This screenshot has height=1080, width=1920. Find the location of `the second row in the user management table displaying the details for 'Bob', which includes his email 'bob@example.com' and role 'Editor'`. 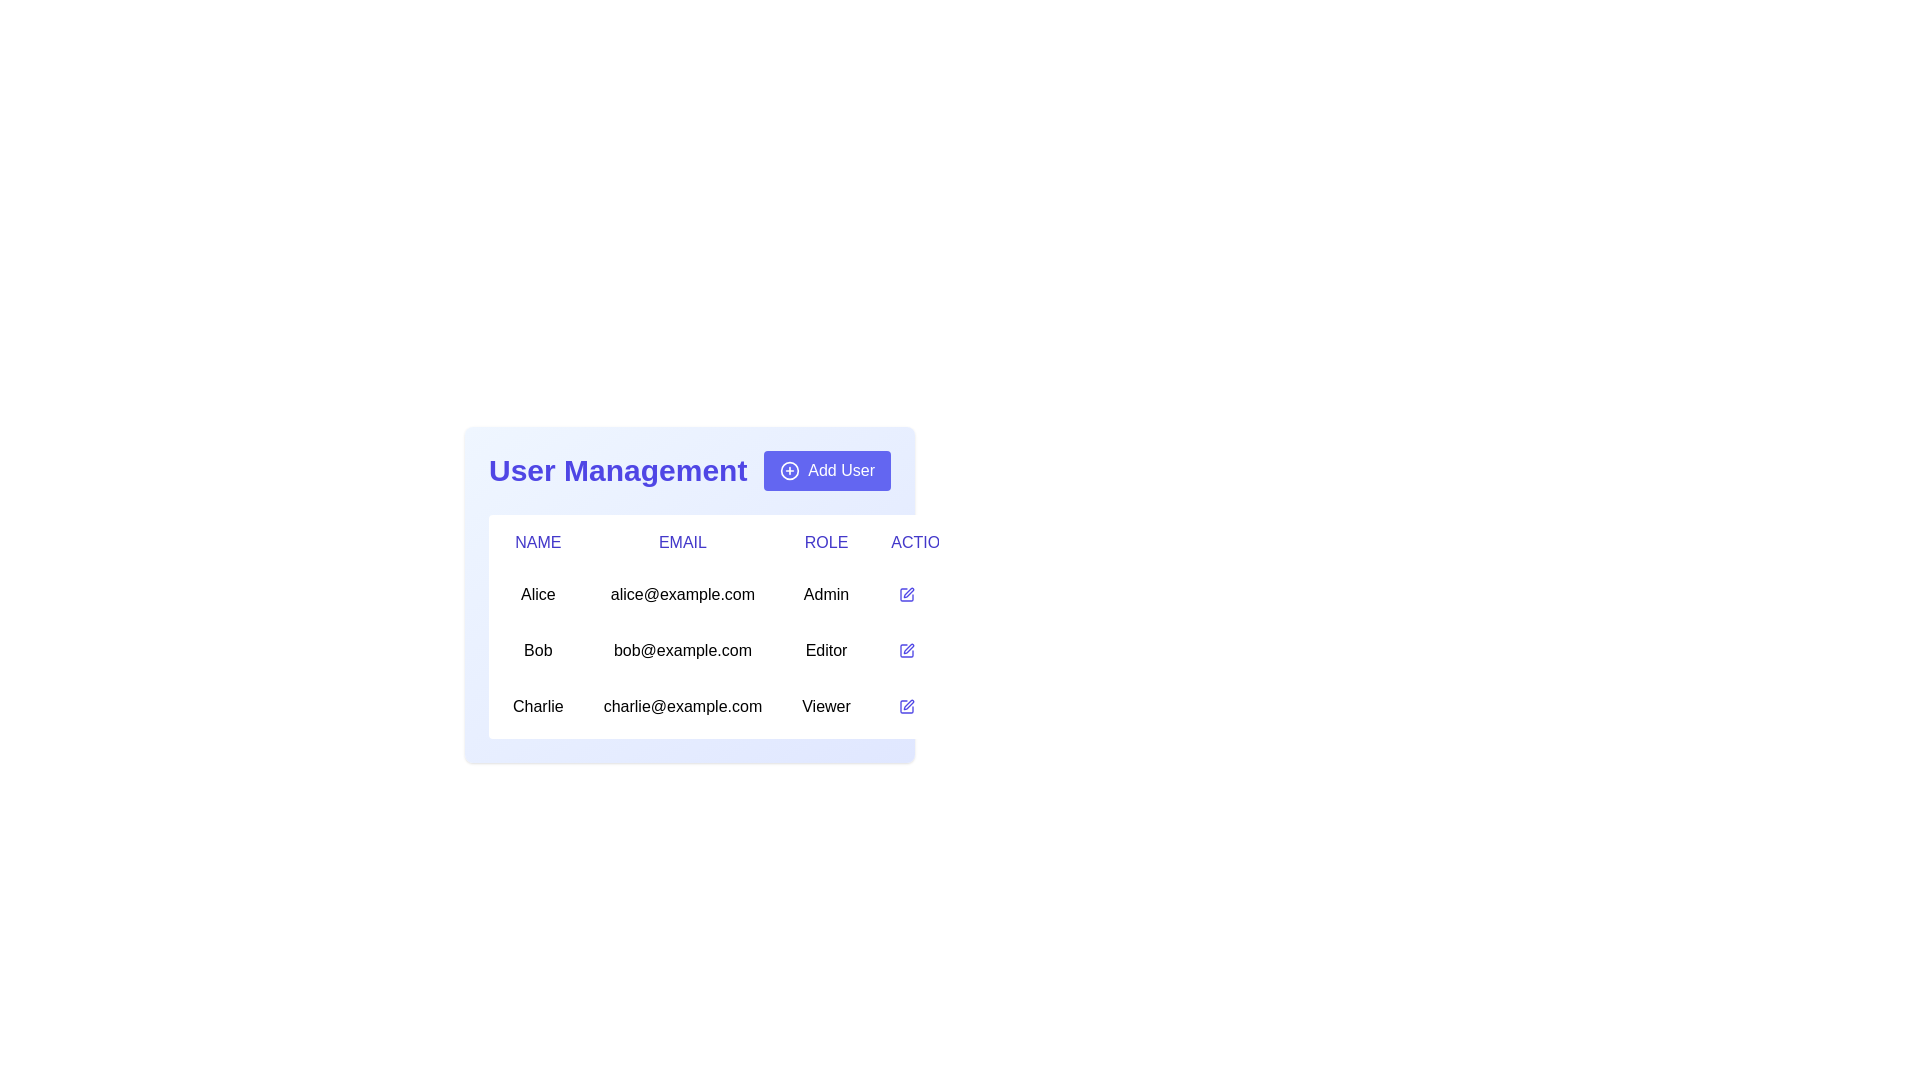

the second row in the user management table displaying the details for 'Bob', which includes his email 'bob@example.com' and role 'Editor' is located at coordinates (690, 628).